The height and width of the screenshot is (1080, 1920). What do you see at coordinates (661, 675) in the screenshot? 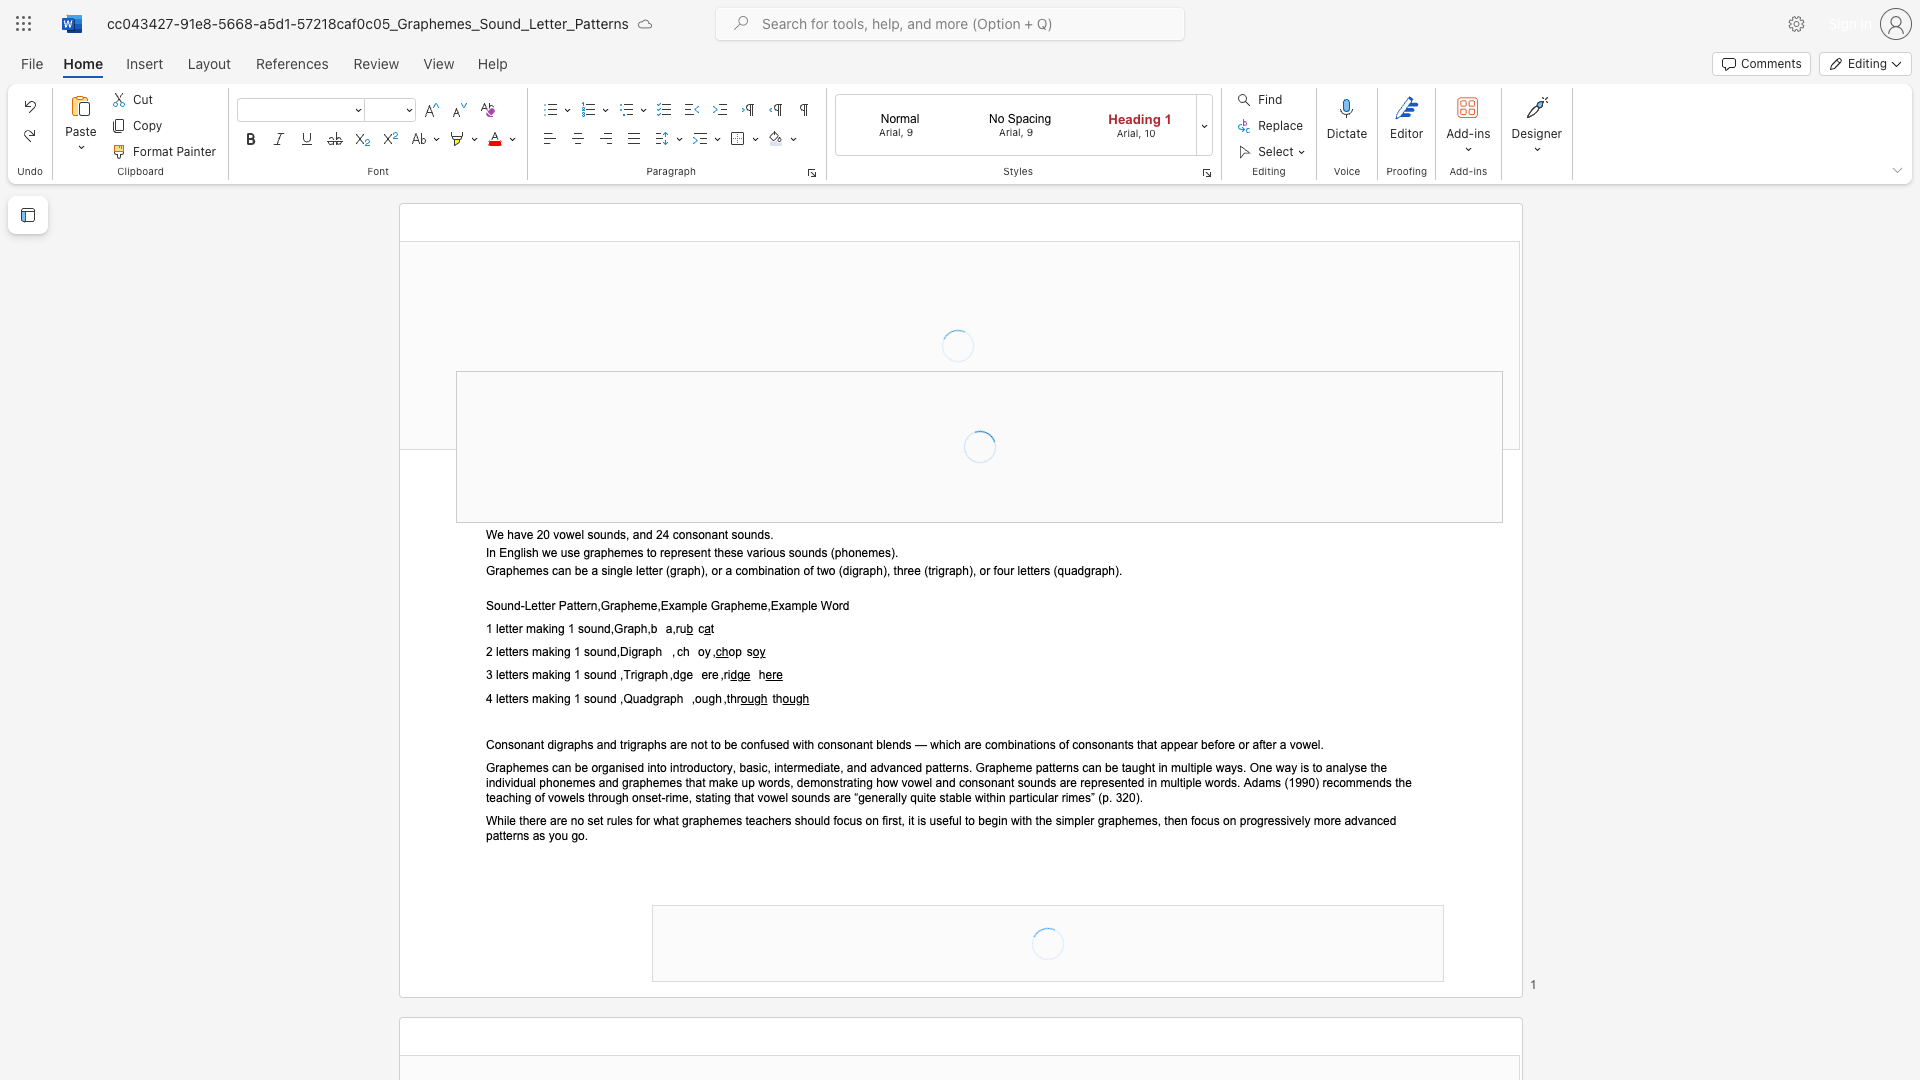
I see `the space between the continuous character "p" and "h" in the text` at bounding box center [661, 675].